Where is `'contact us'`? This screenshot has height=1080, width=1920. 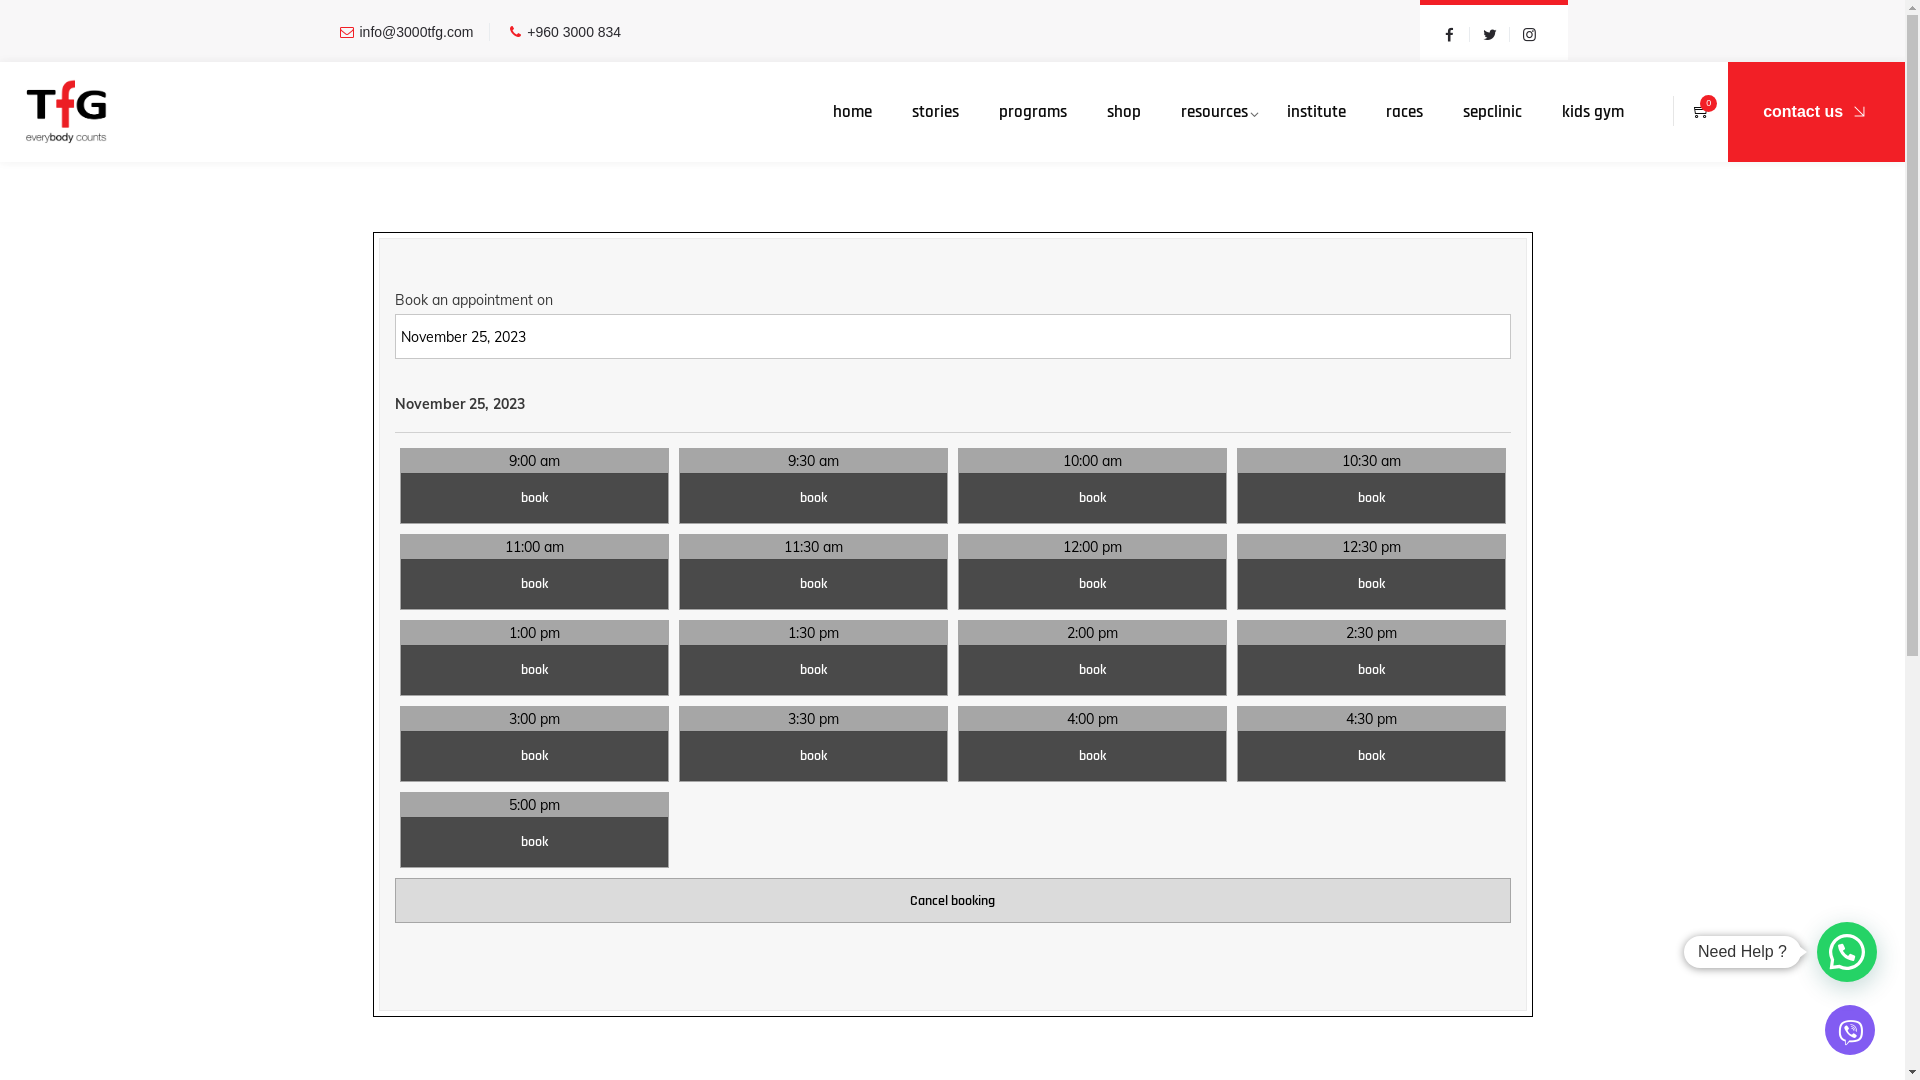
'contact us' is located at coordinates (1727, 111).